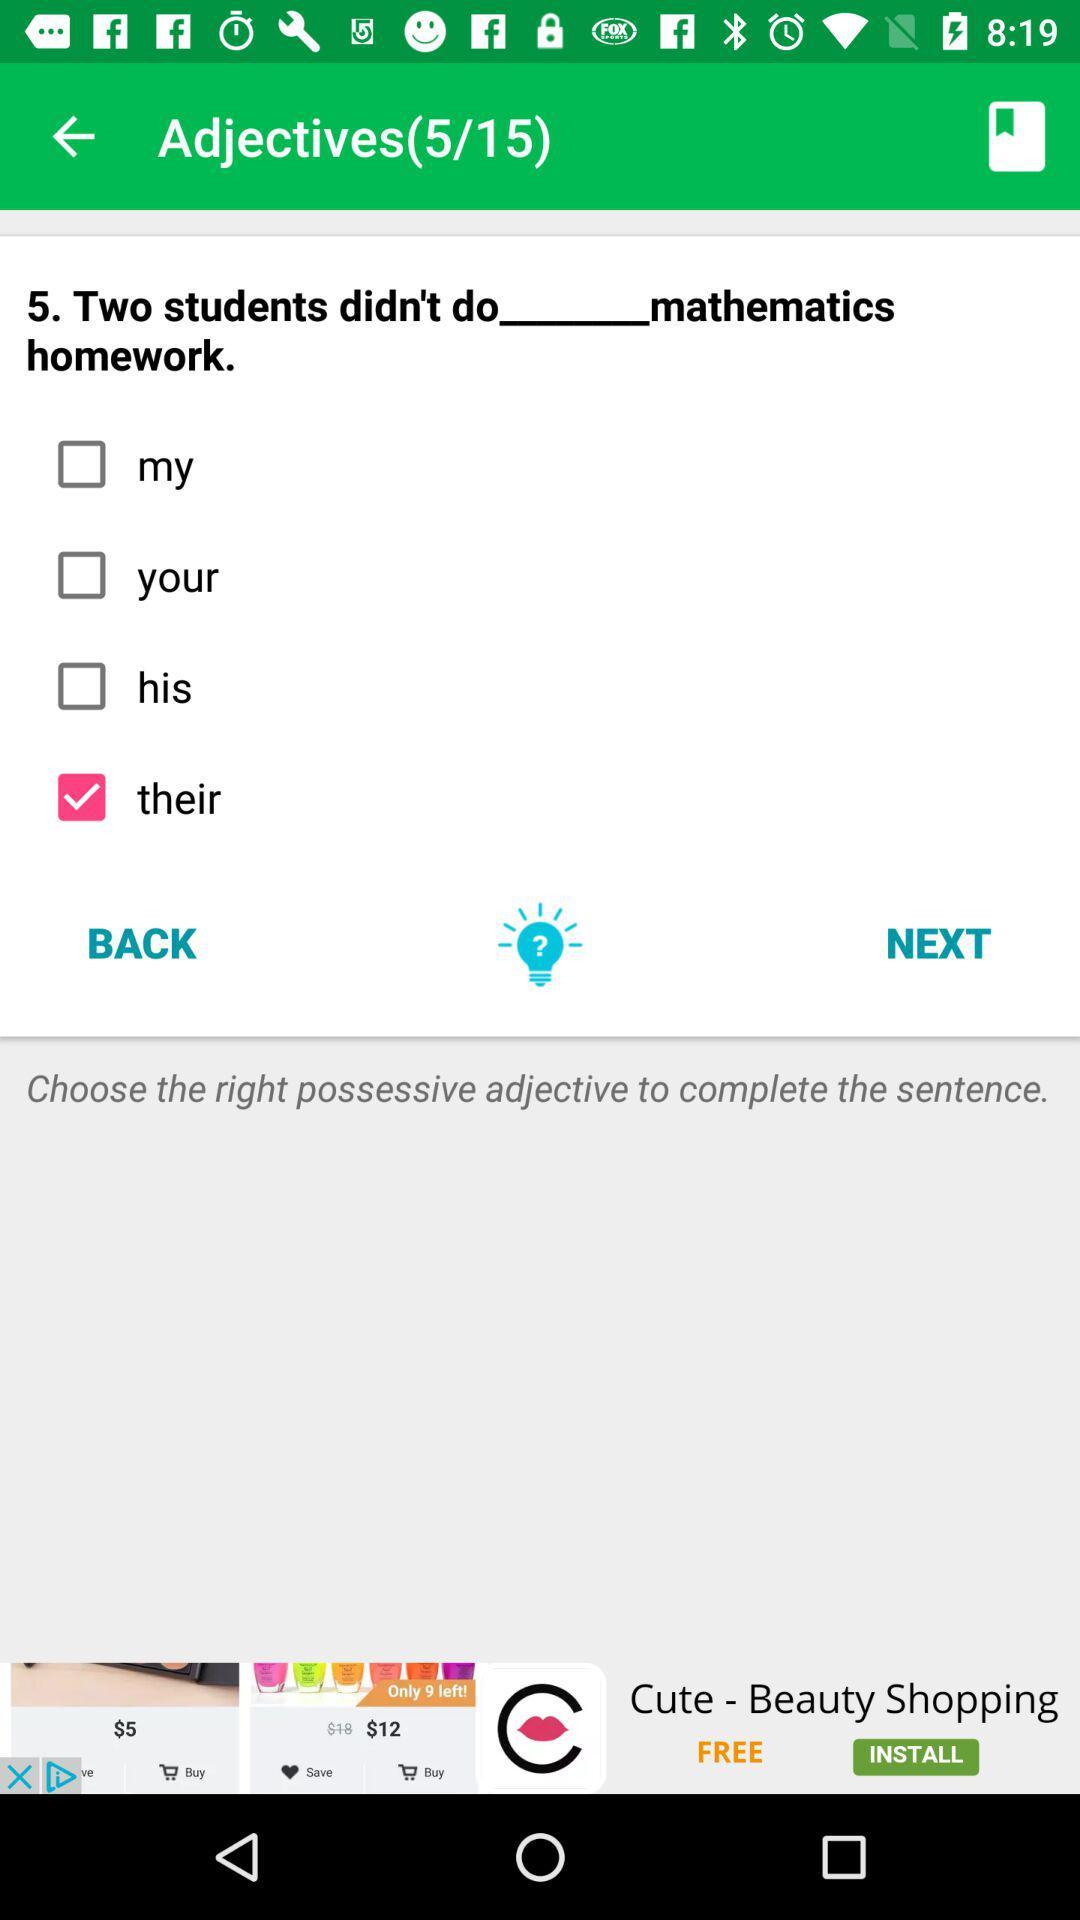  What do you see at coordinates (80, 574) in the screenshot?
I see `the second check box` at bounding box center [80, 574].